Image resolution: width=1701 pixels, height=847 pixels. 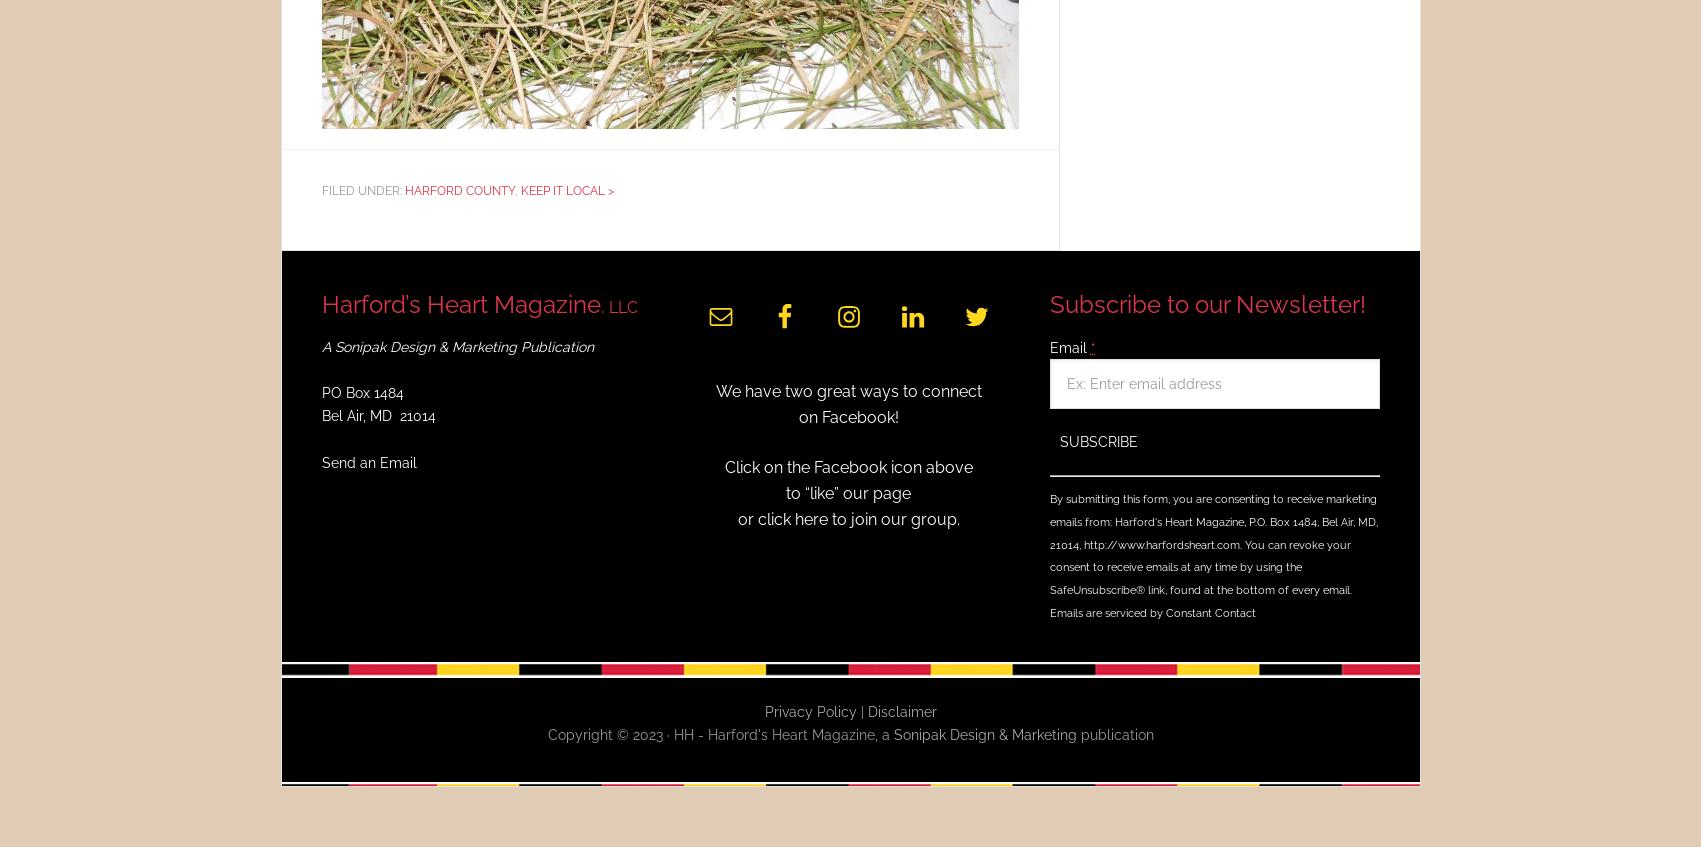 What do you see at coordinates (900, 710) in the screenshot?
I see `'Disclaimer'` at bounding box center [900, 710].